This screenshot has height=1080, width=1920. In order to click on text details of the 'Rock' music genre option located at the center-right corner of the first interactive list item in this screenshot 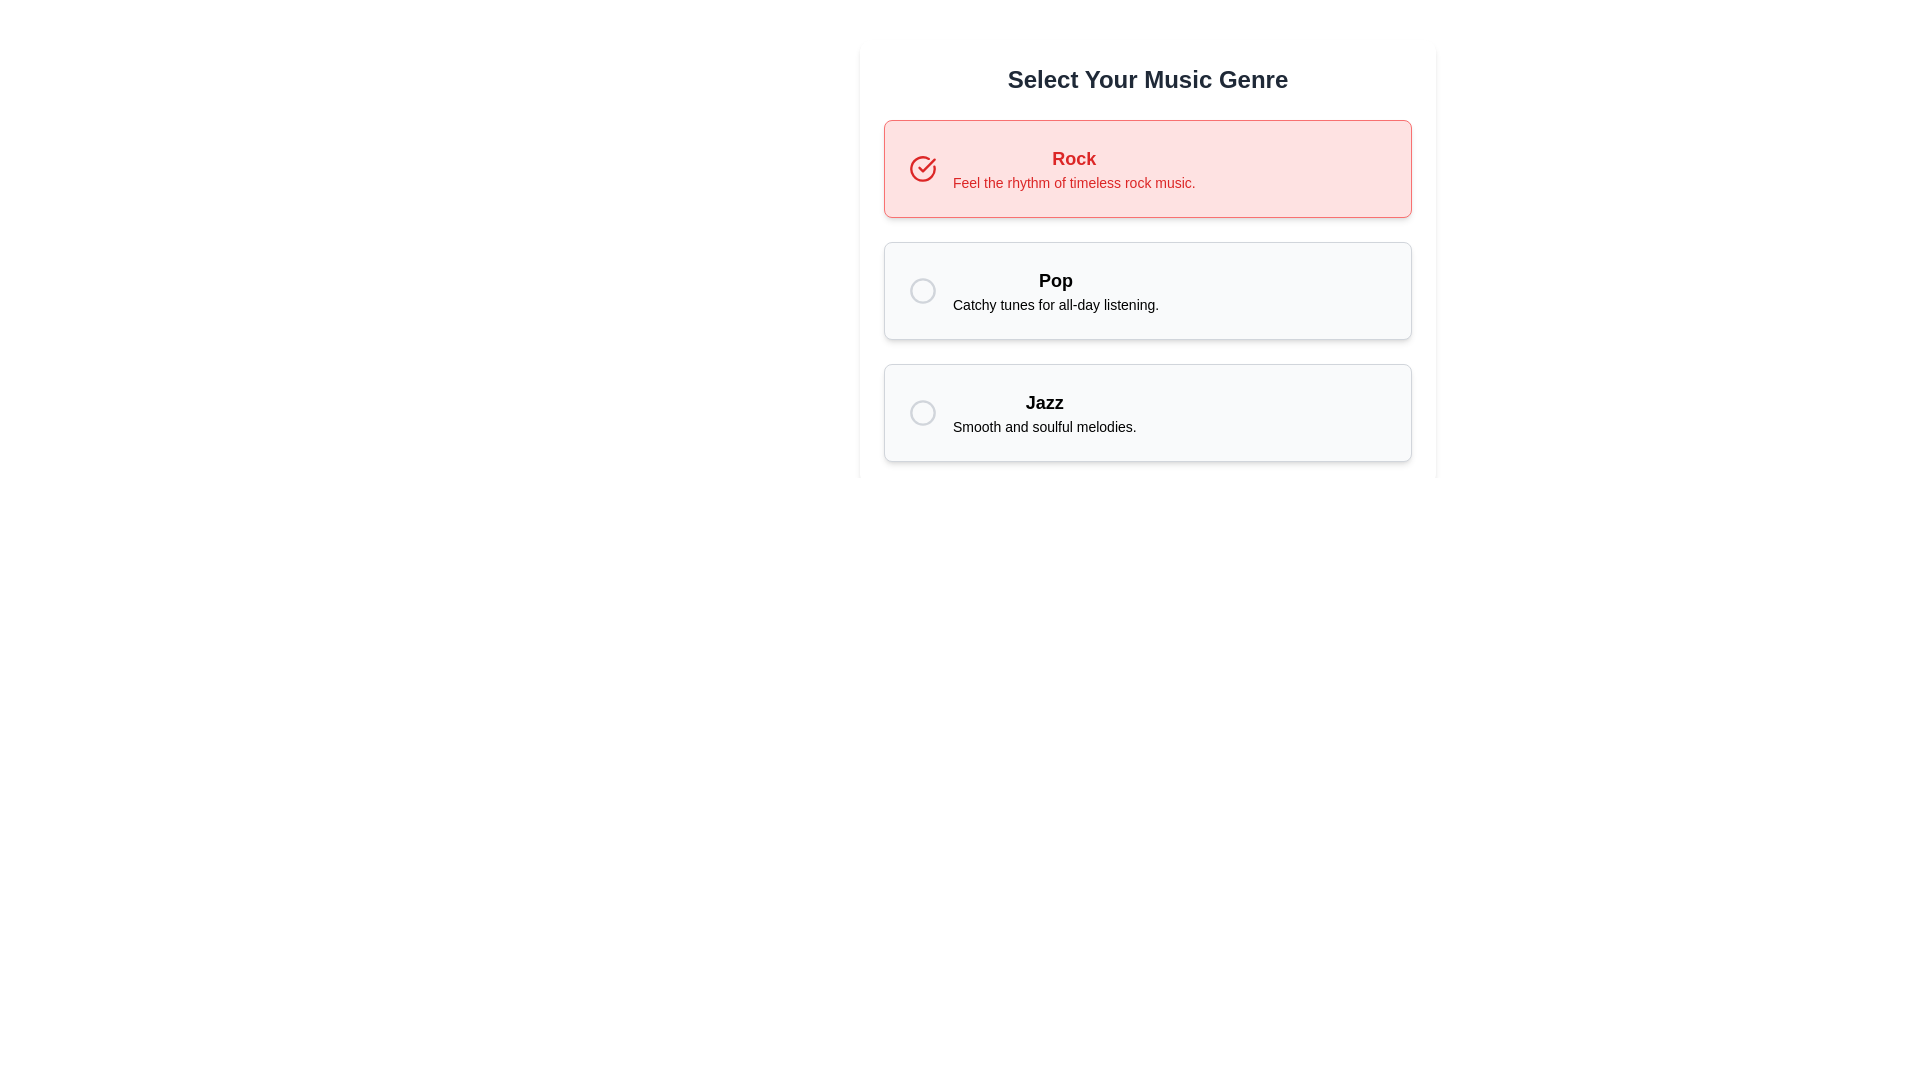, I will do `click(1073, 168)`.